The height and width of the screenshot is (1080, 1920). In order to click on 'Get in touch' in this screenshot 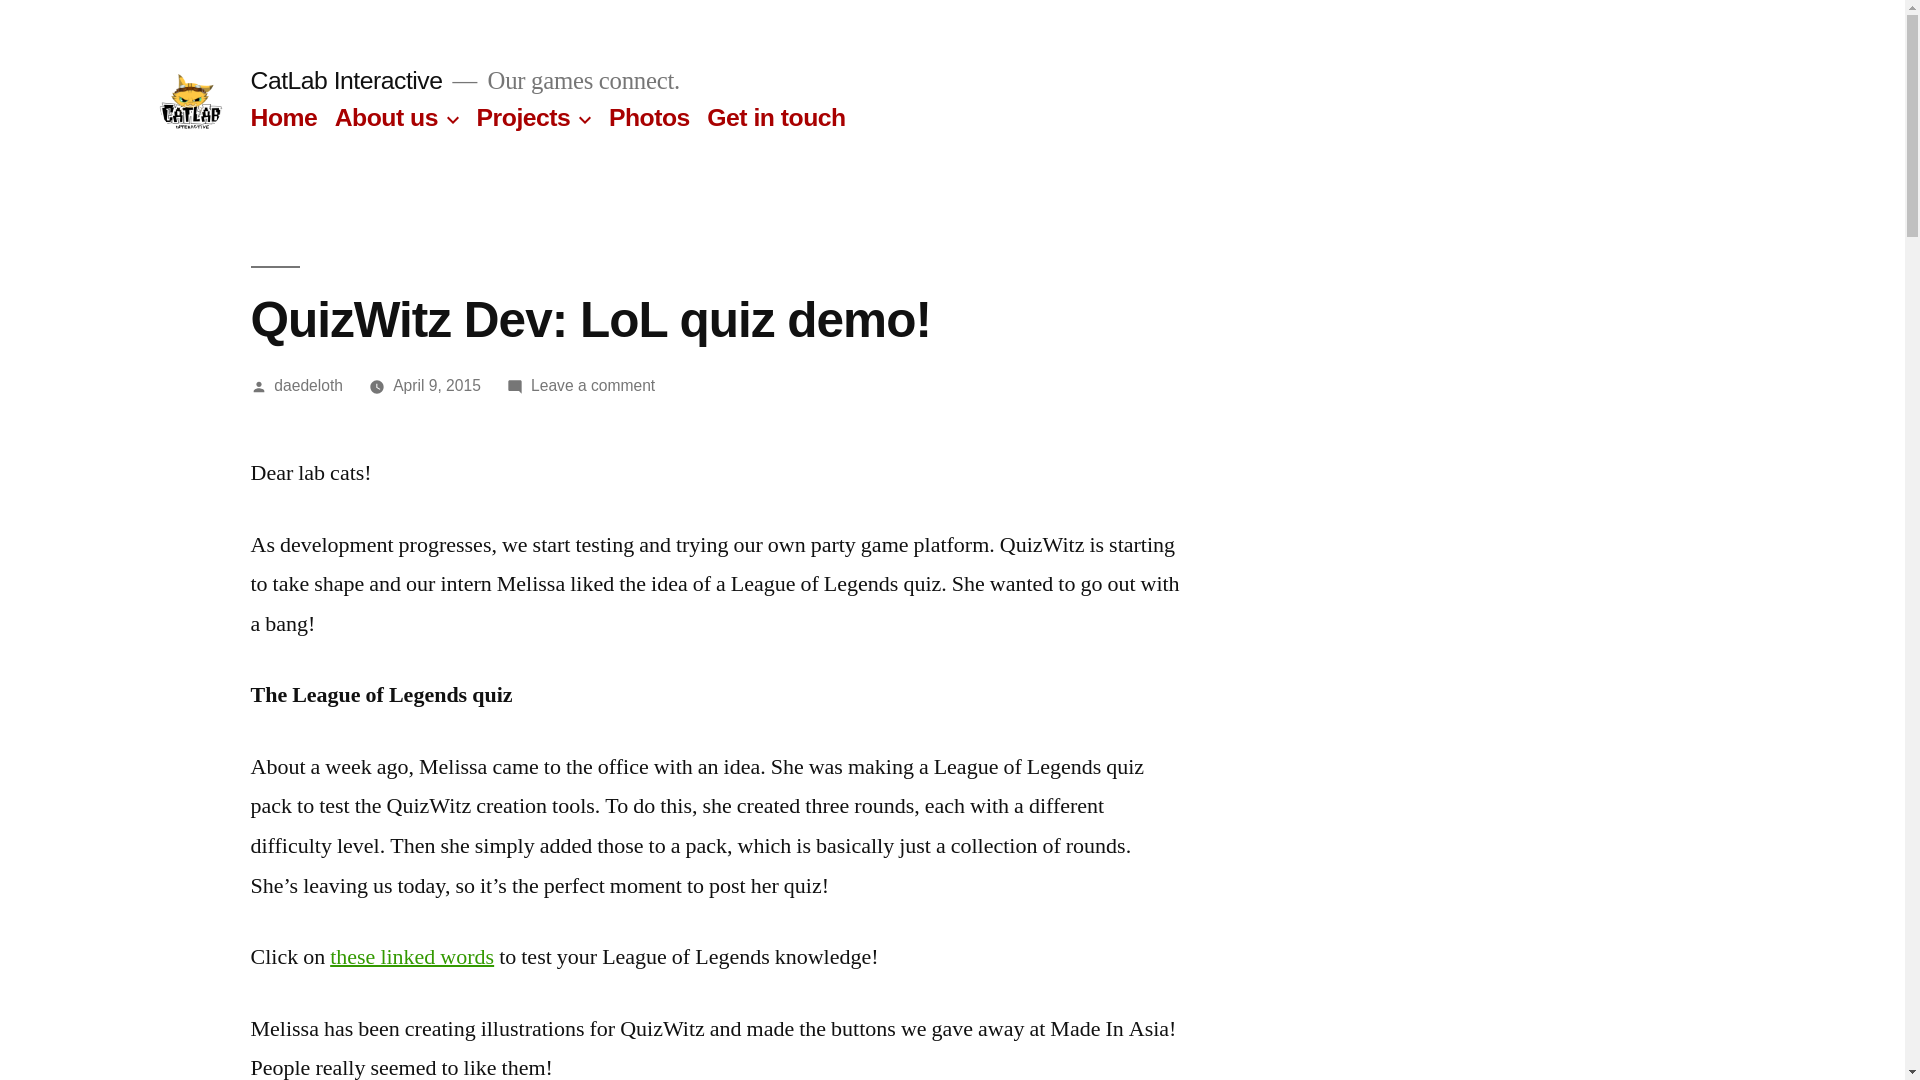, I will do `click(775, 117)`.